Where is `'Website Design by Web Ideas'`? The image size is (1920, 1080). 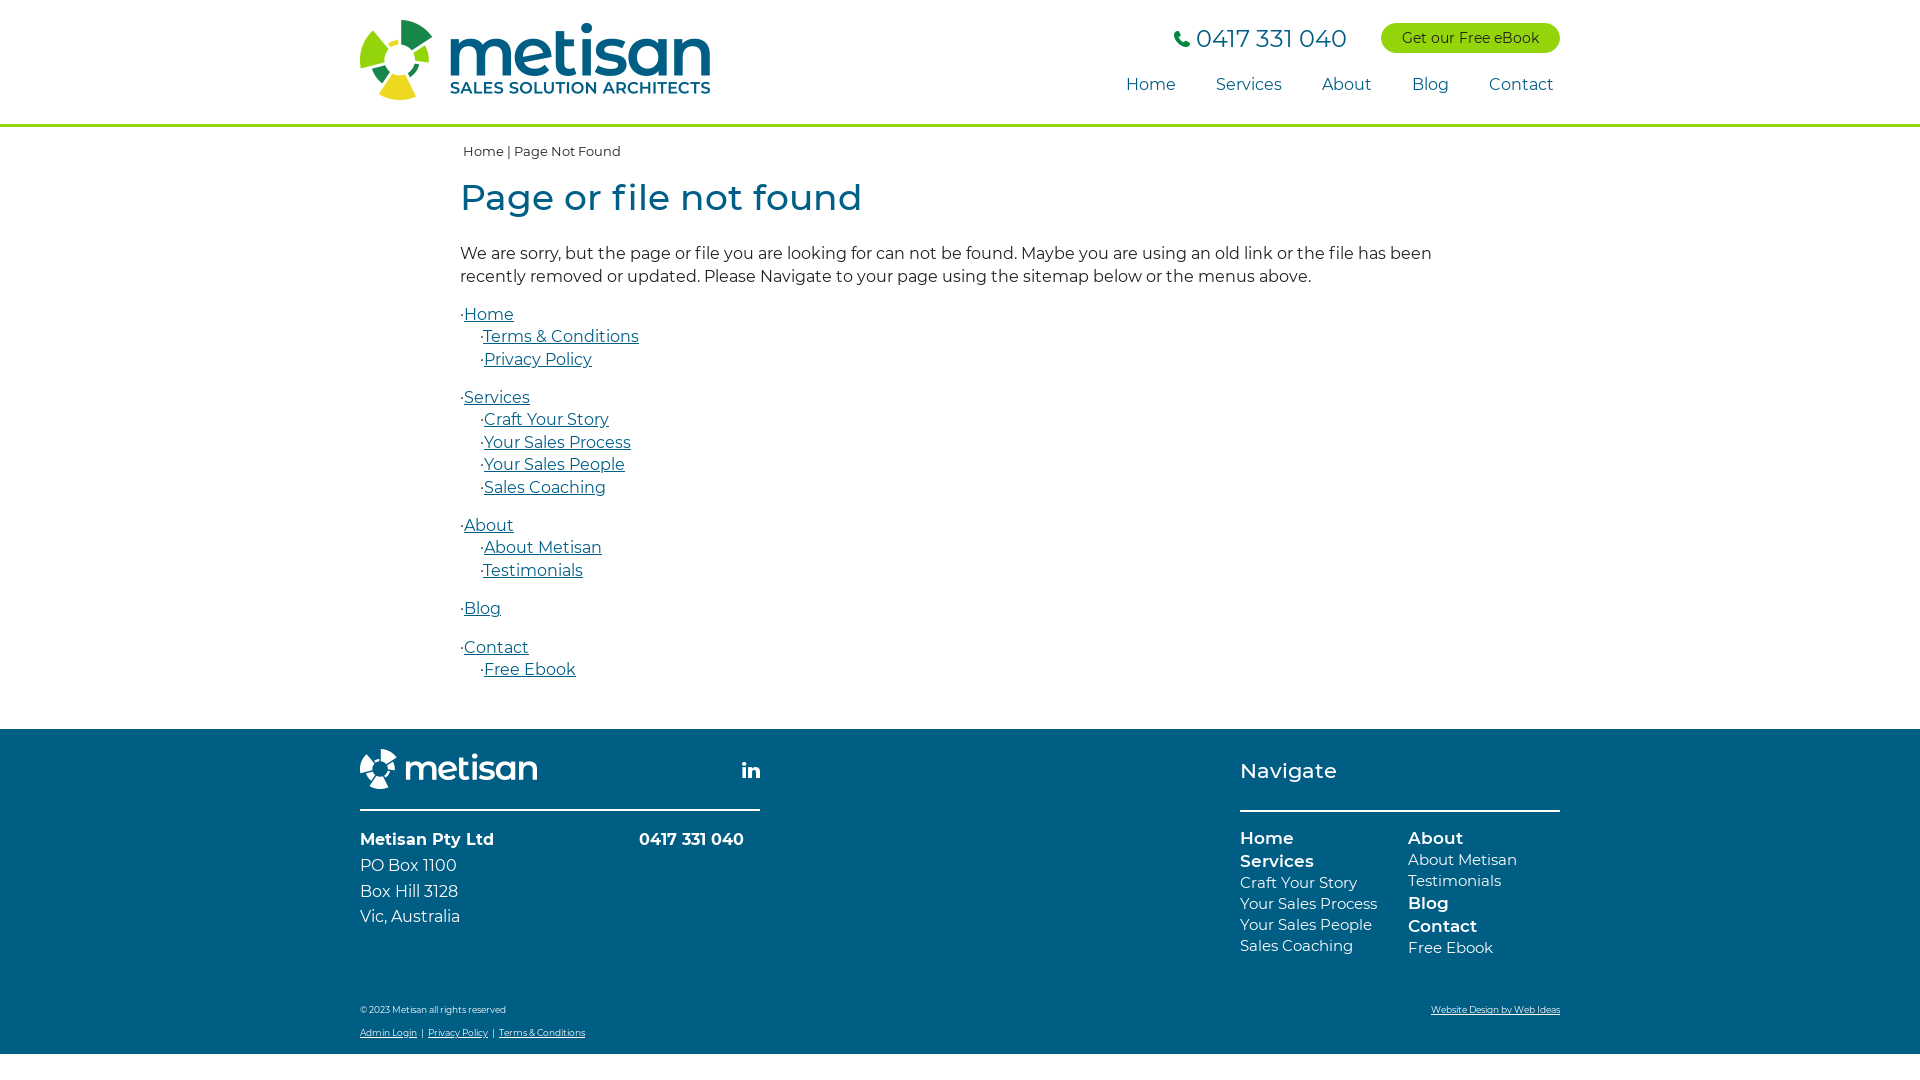 'Website Design by Web Ideas' is located at coordinates (1429, 1009).